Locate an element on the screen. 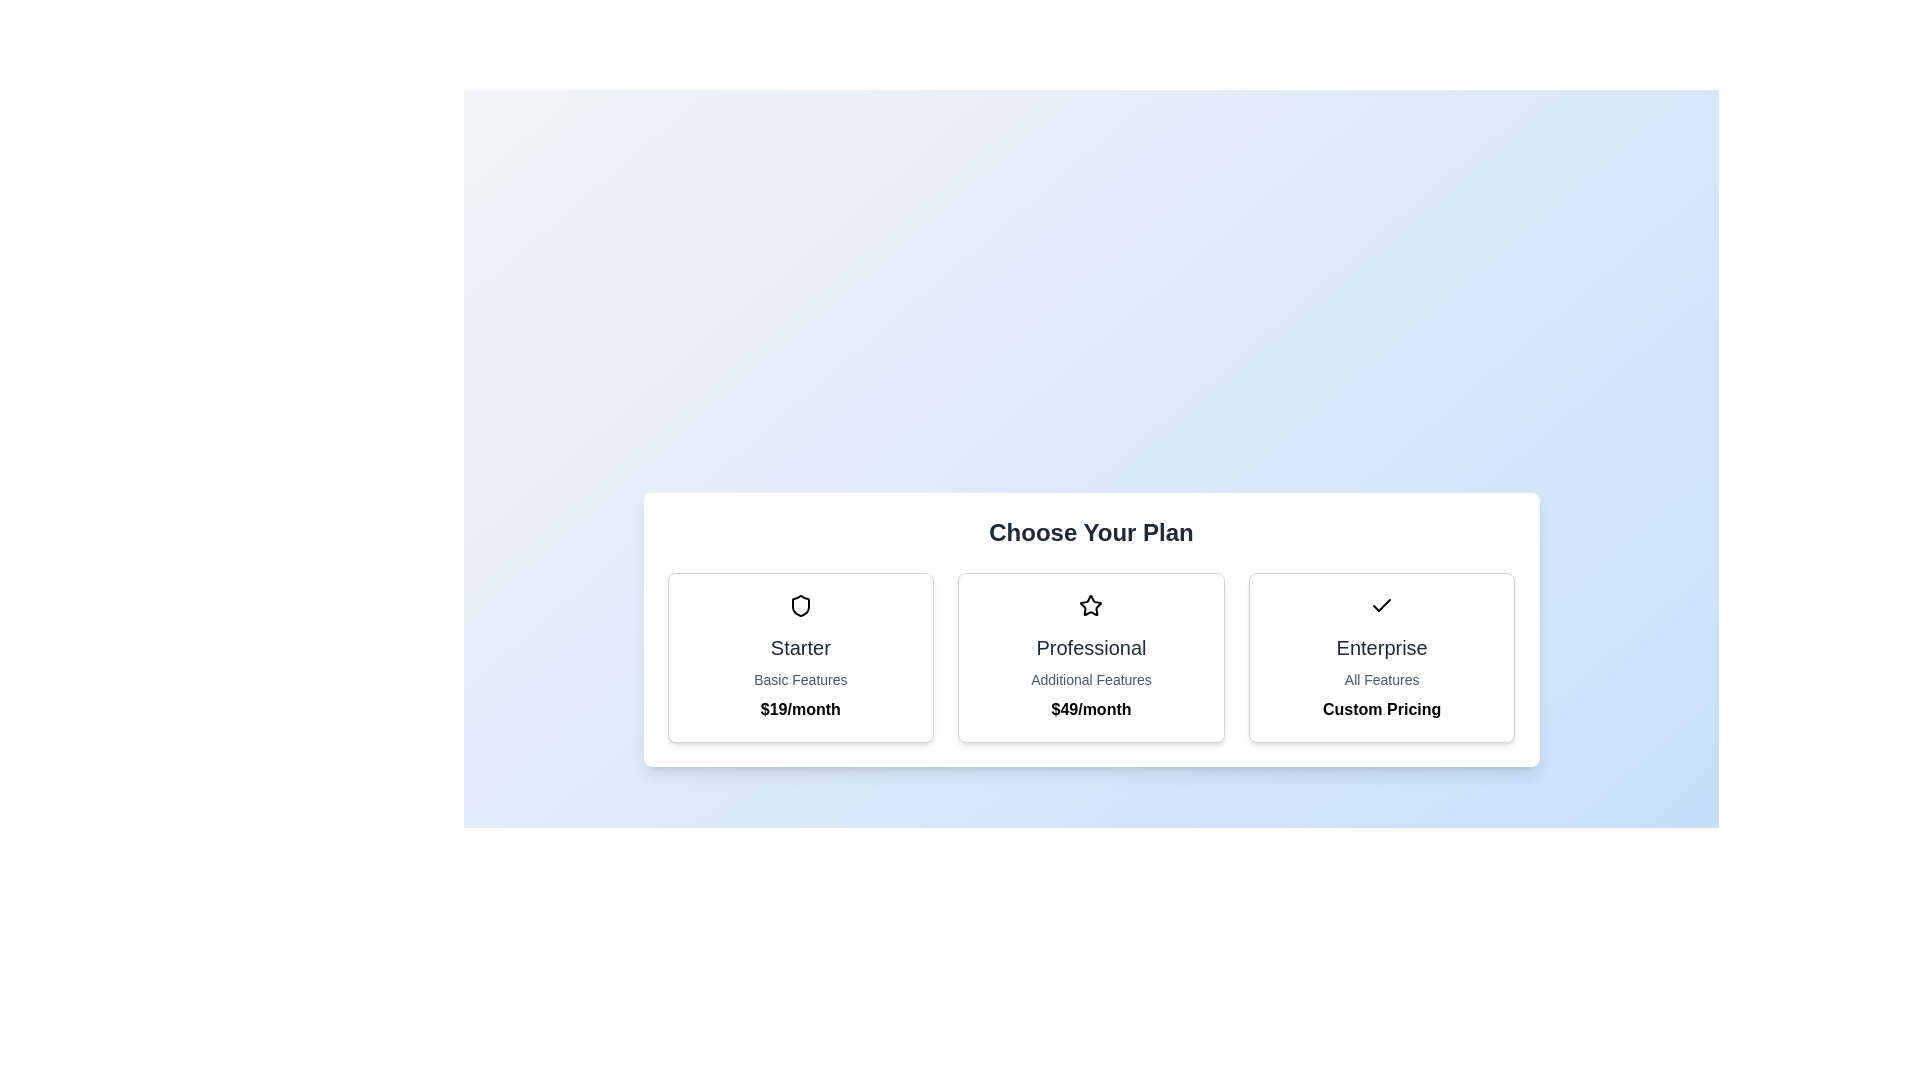  the decorative icon located above the 'Professional' text in the middle pricing card of the three-card layout is located at coordinates (1090, 604).